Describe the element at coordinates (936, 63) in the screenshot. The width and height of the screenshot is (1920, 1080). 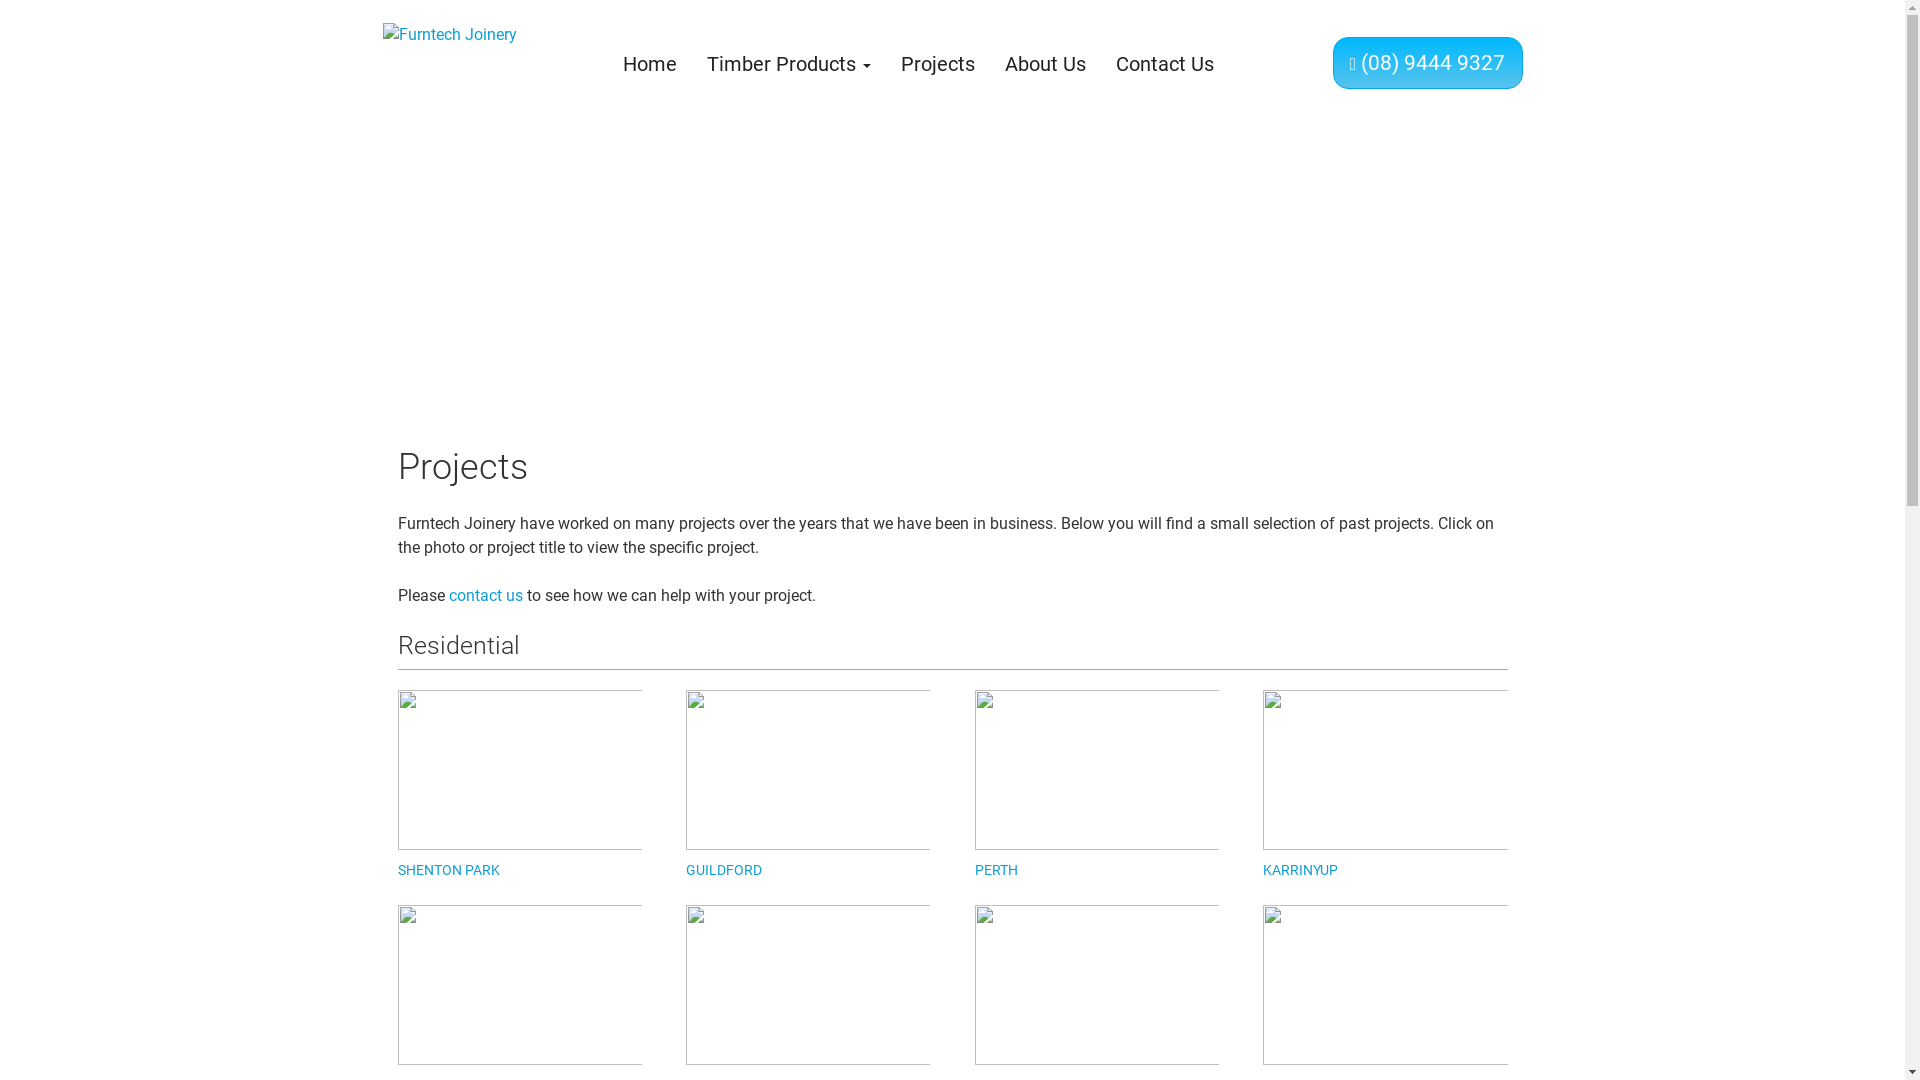
I see `'Projects'` at that location.